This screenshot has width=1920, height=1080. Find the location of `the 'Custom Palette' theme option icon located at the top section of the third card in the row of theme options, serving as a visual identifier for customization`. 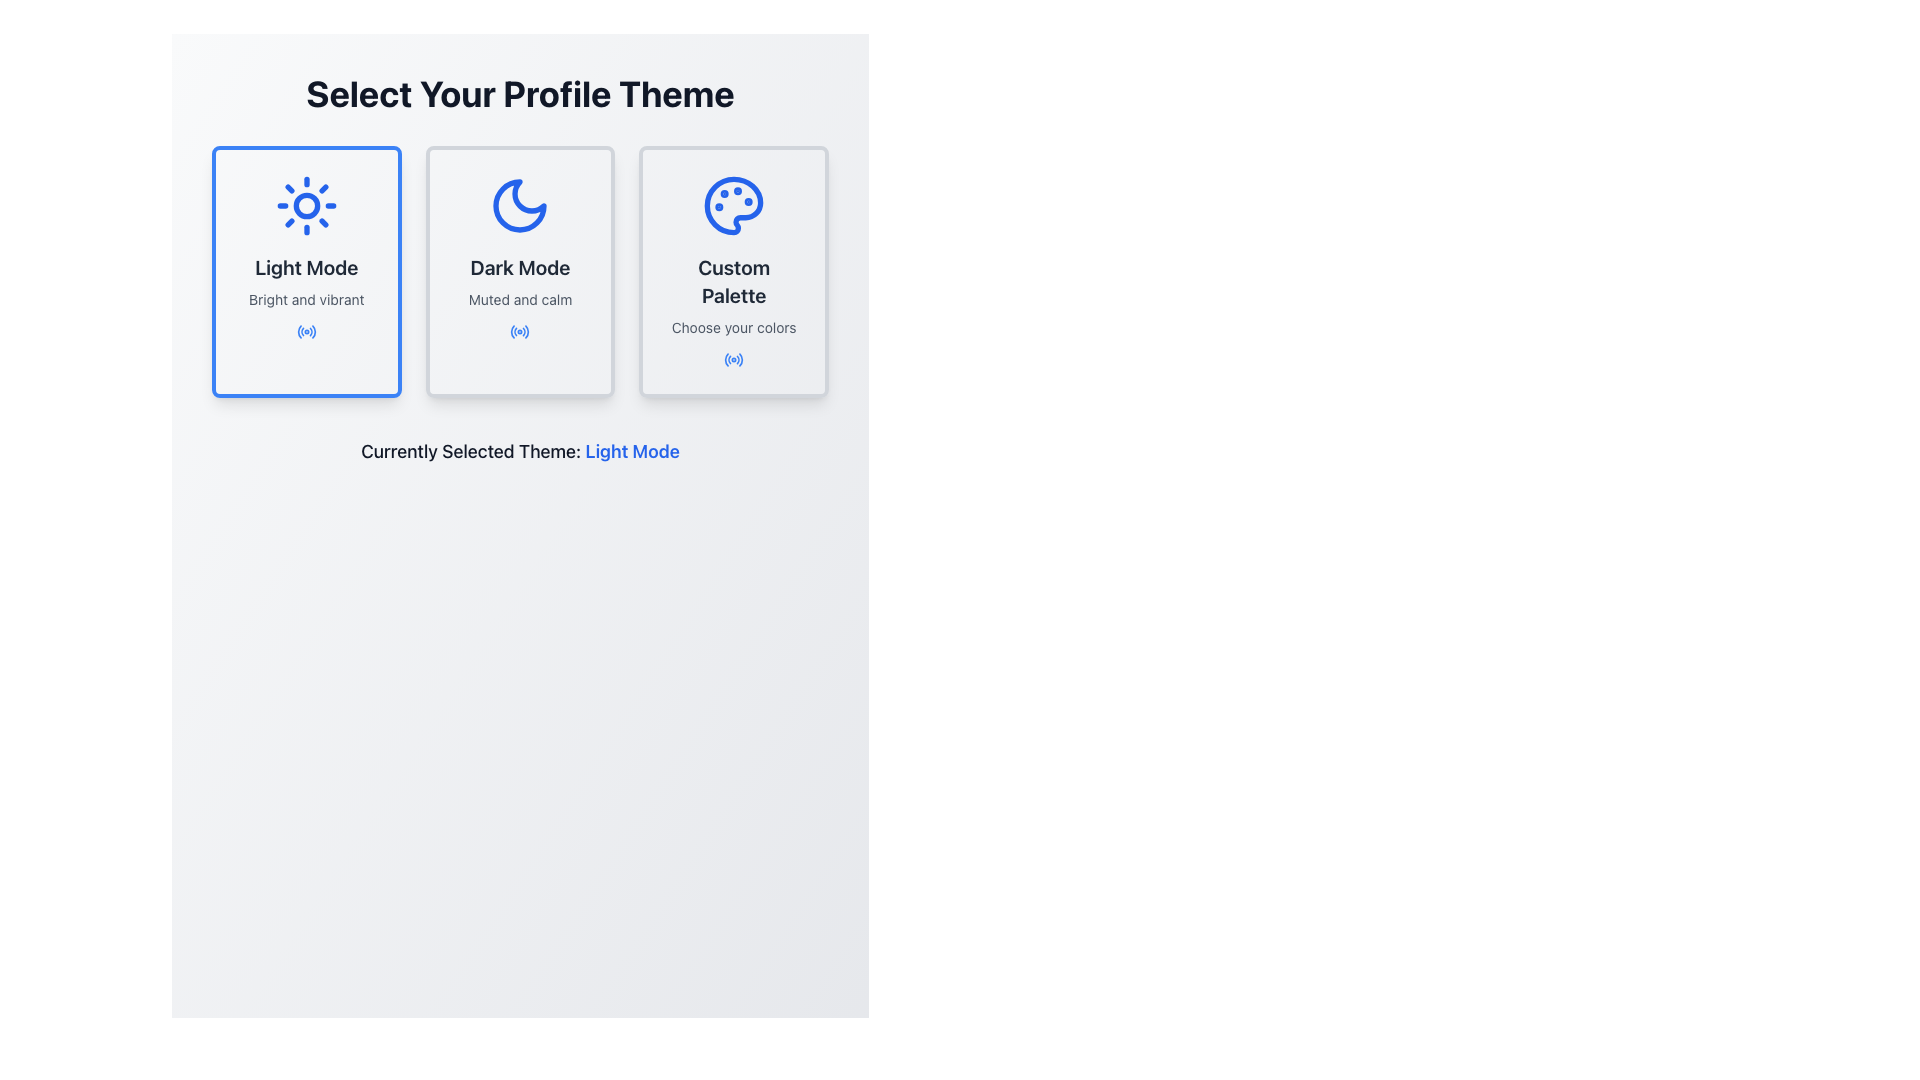

the 'Custom Palette' theme option icon located at the top section of the third card in the row of theme options, serving as a visual identifier for customization is located at coordinates (733, 205).